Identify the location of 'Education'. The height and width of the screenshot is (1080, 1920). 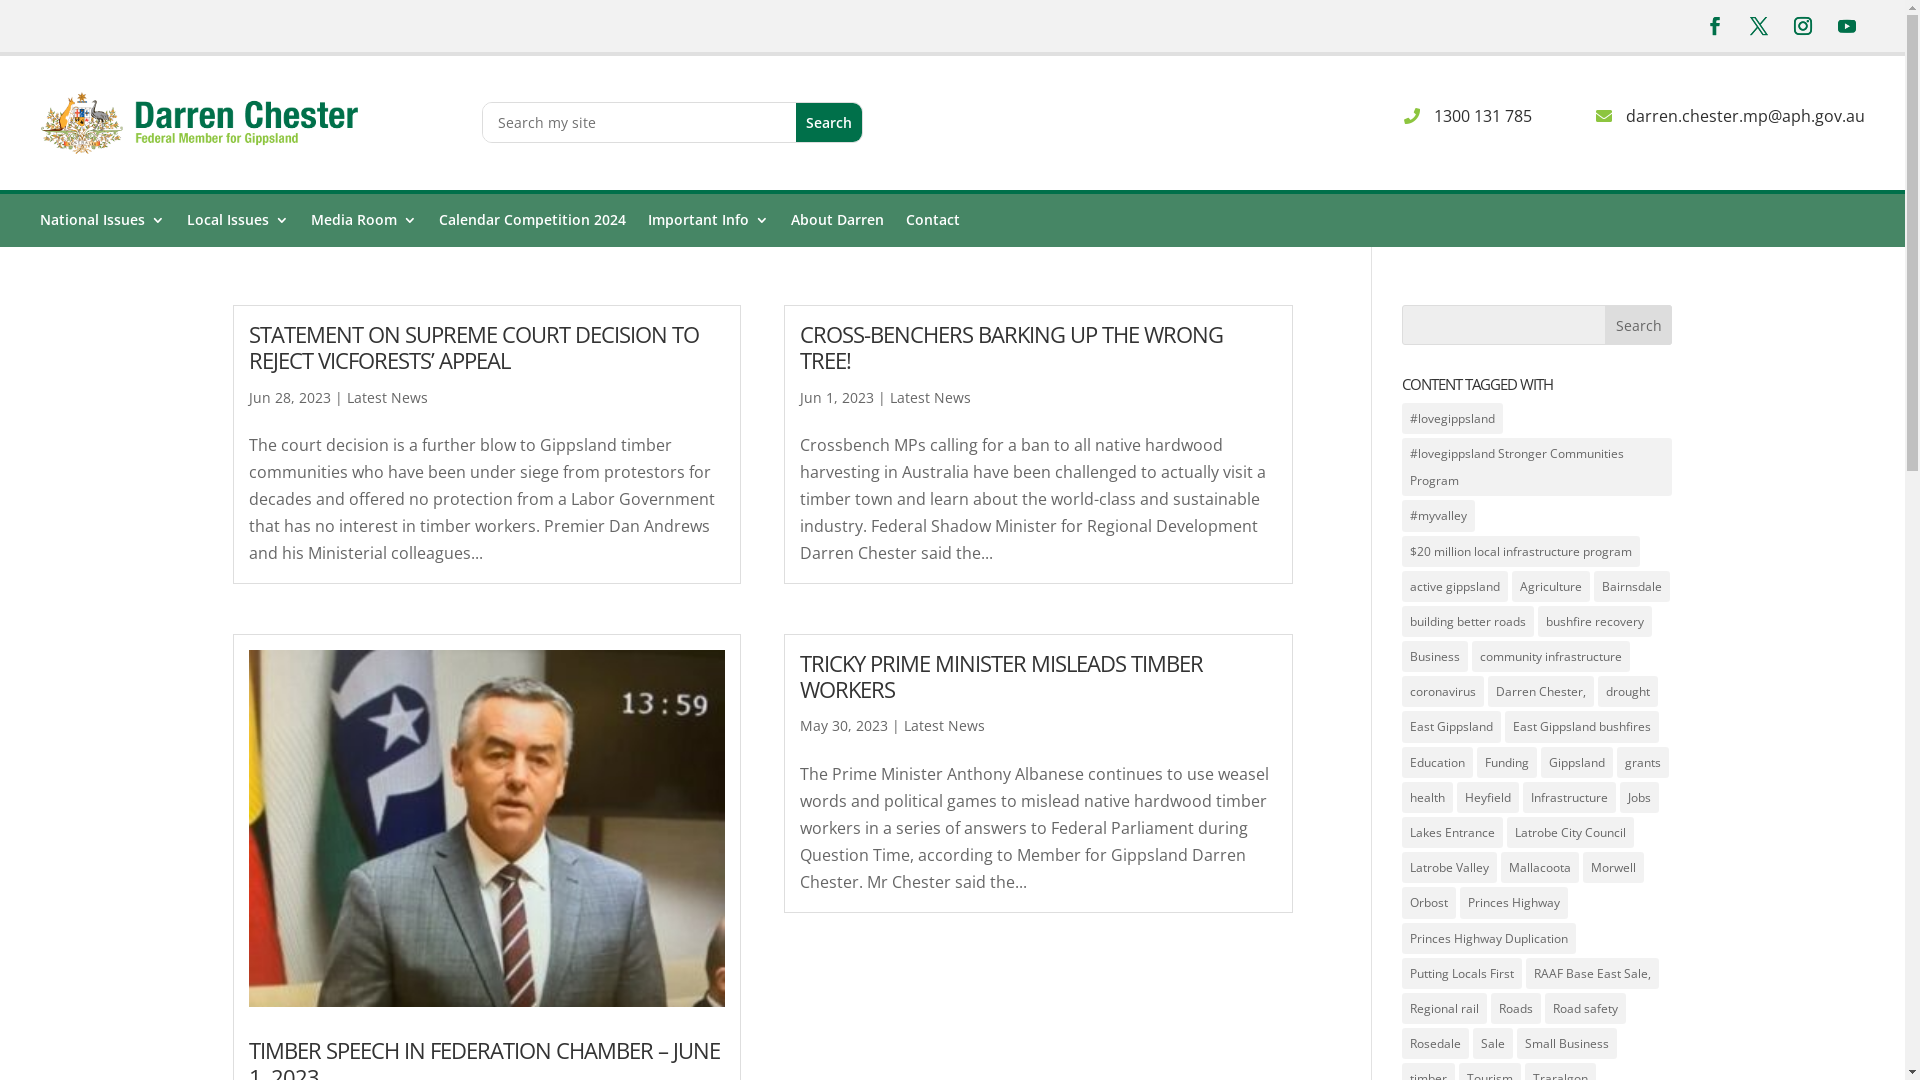
(1436, 762).